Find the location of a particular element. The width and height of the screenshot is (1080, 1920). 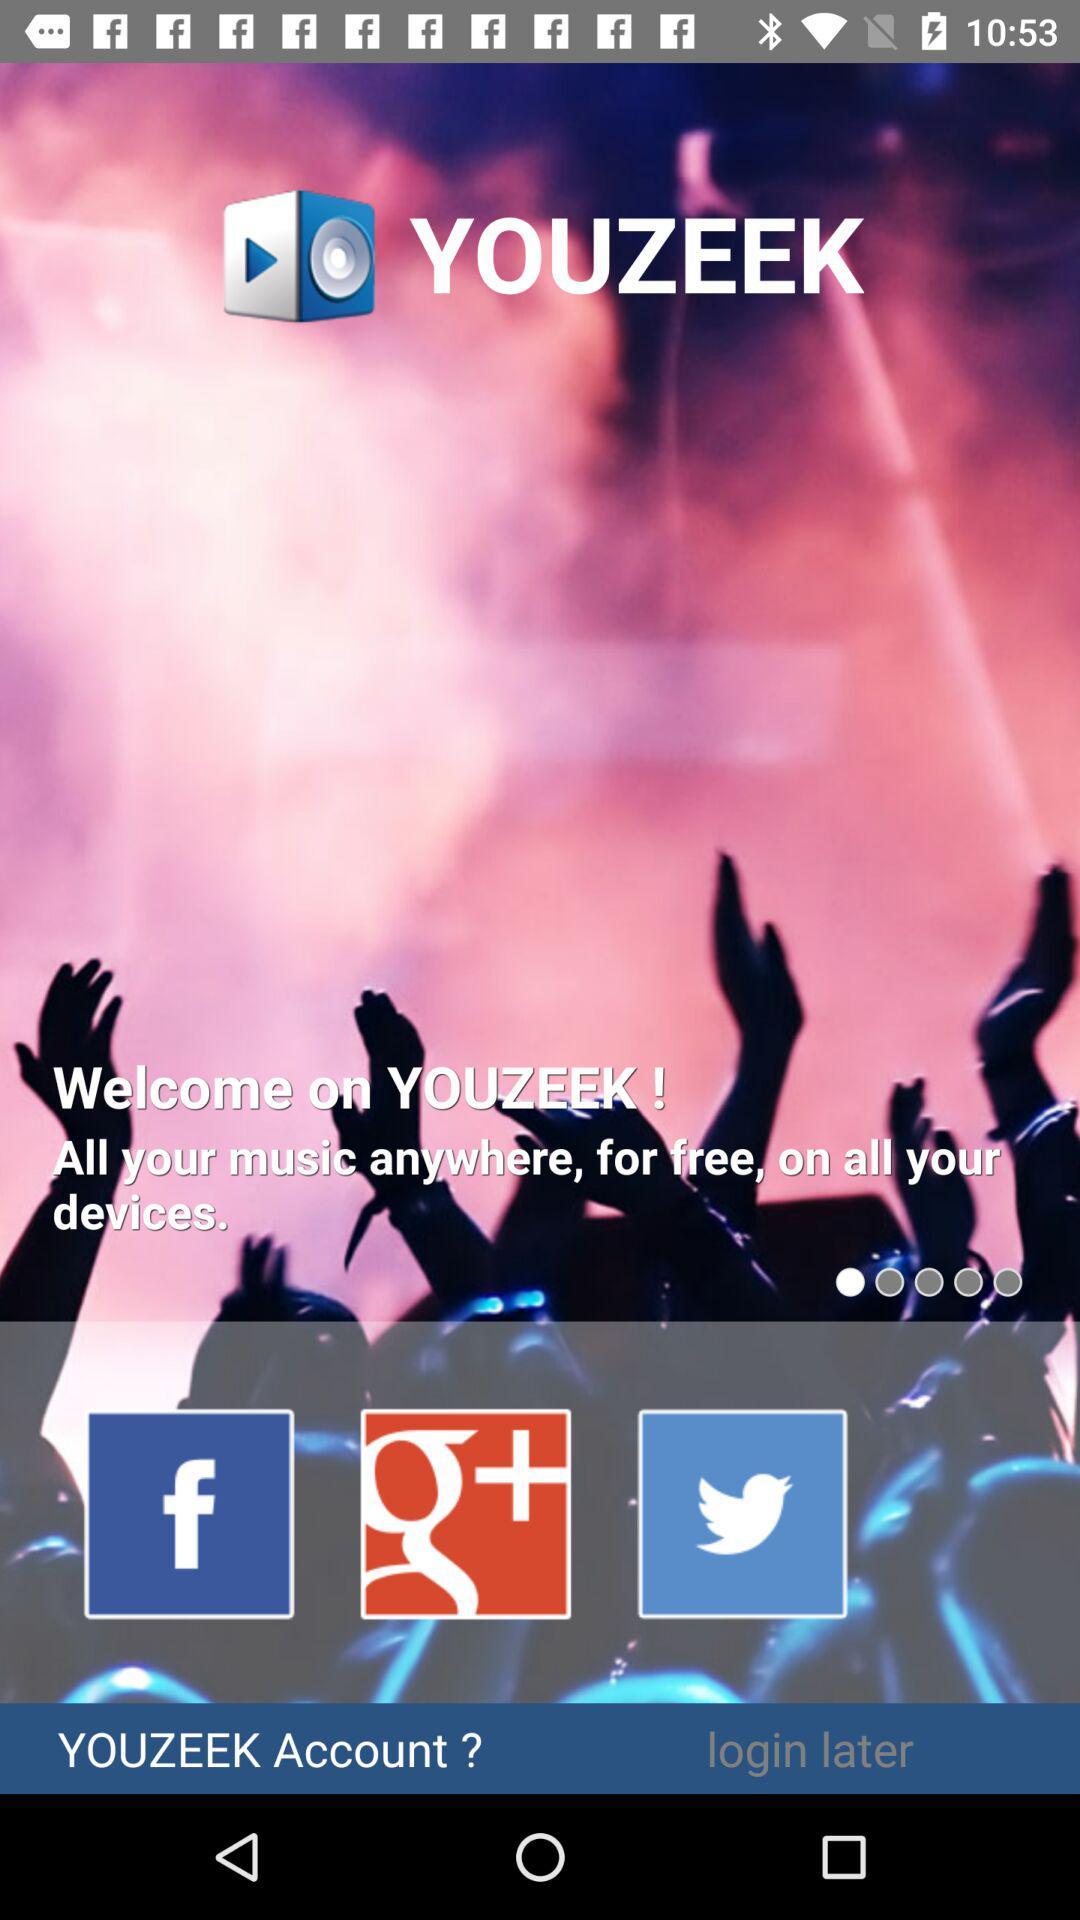

the item above login later is located at coordinates (744, 1512).